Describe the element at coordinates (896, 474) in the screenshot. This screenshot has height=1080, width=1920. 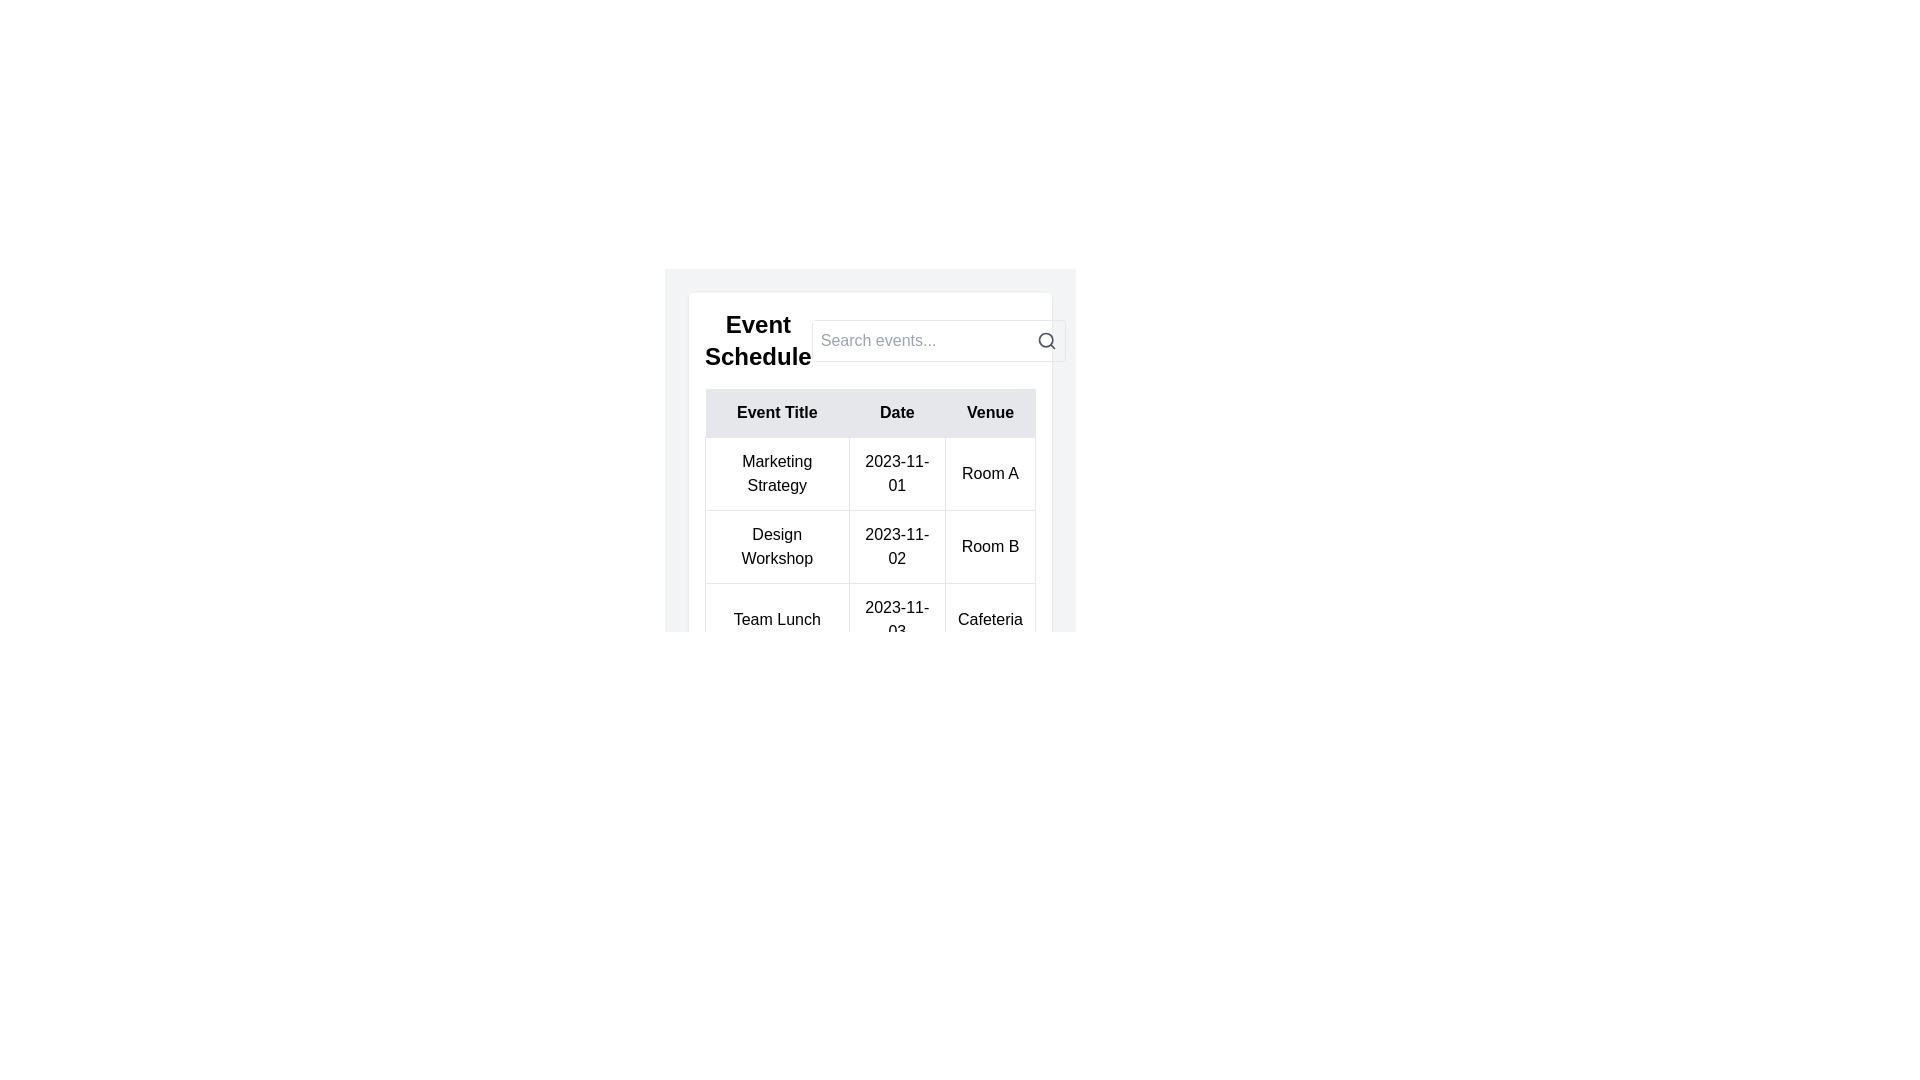
I see `the informational text displaying the date associated with the event 'Marketing Strategy', which is positioned centrally between the event title and the venue` at that location.